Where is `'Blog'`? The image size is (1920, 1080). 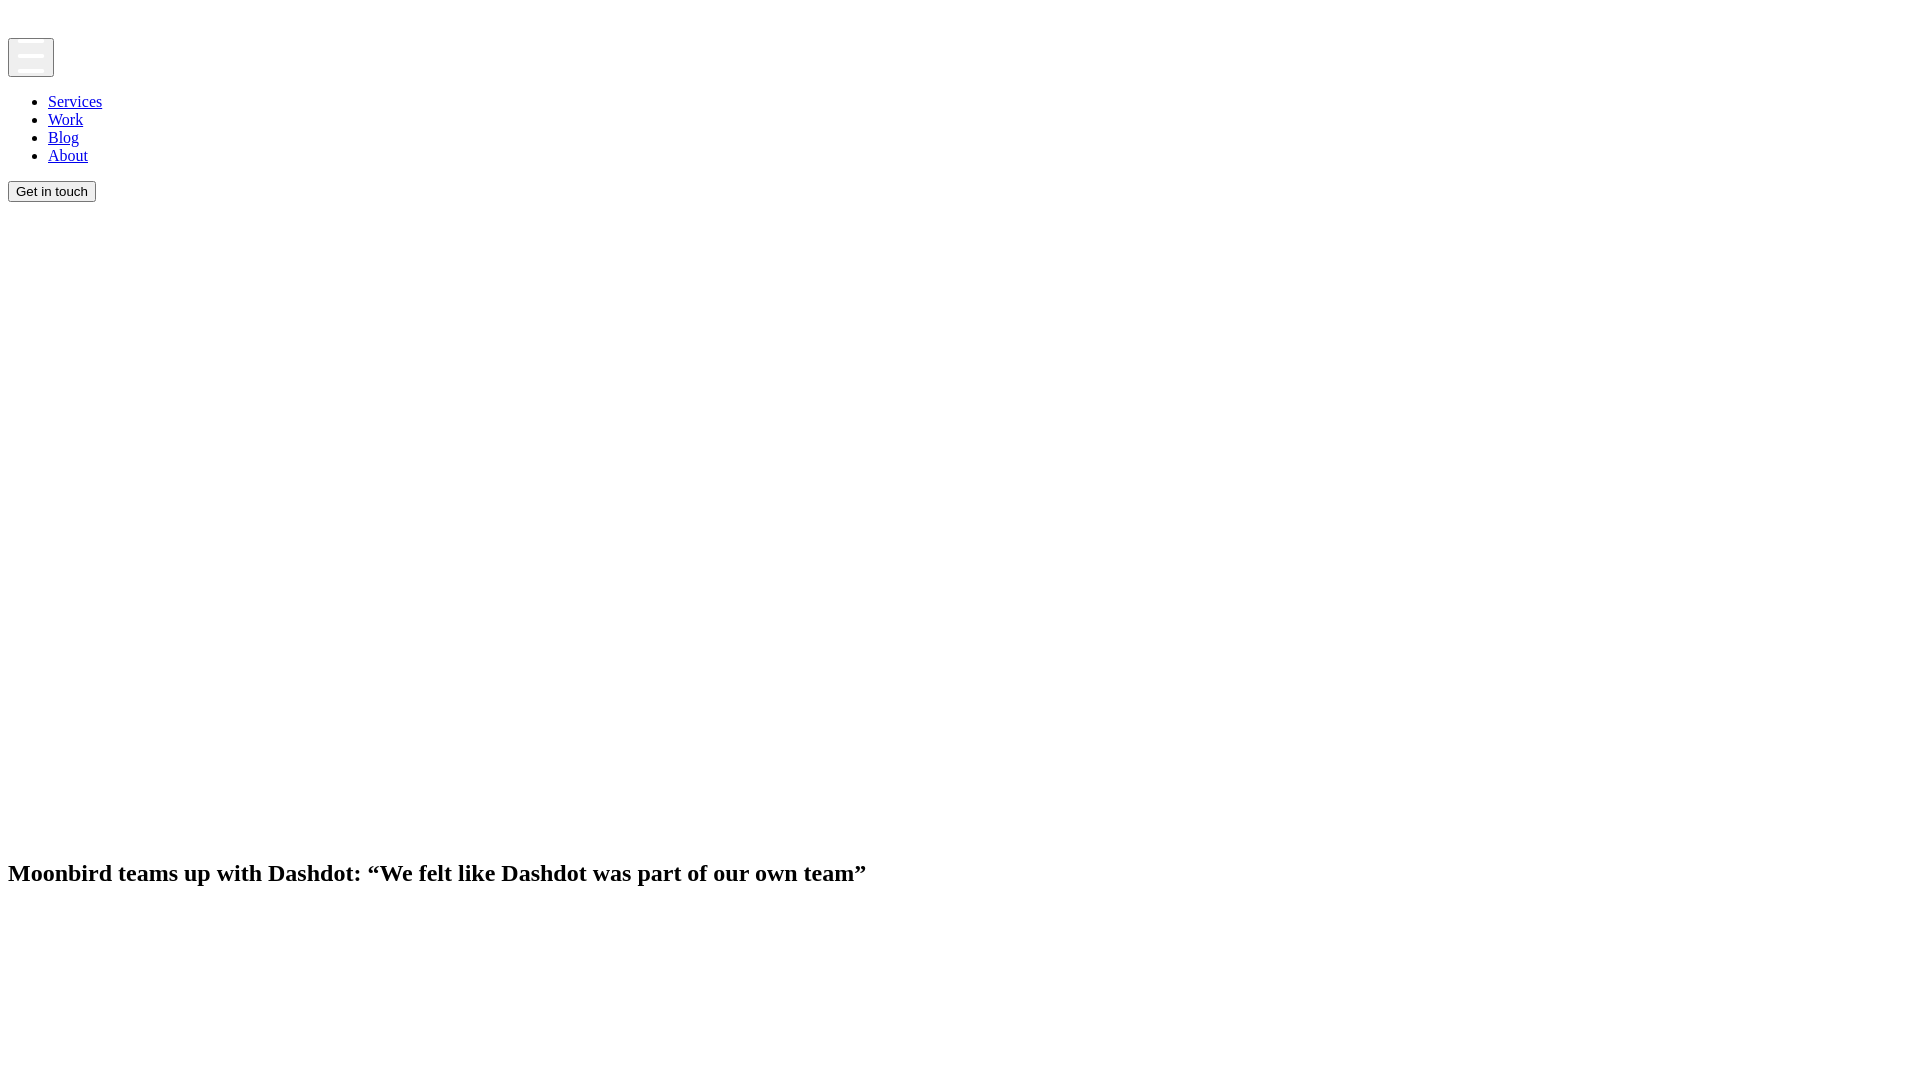
'Blog' is located at coordinates (63, 136).